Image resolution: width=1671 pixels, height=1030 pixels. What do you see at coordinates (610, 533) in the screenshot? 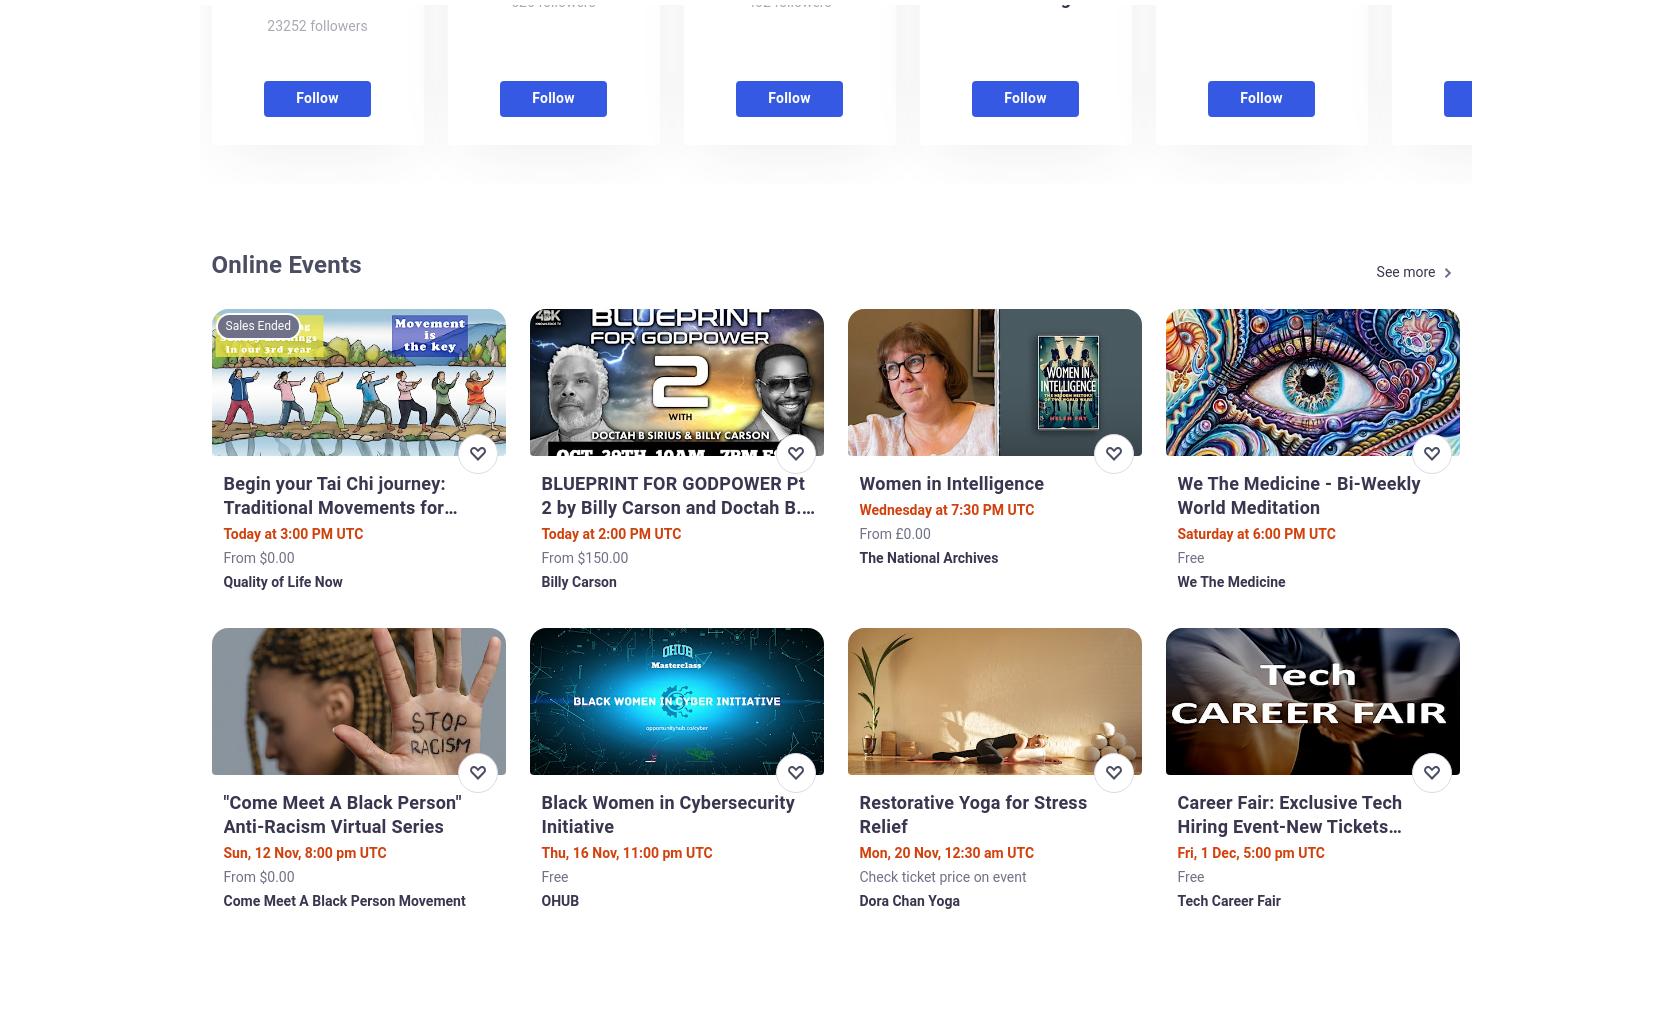
I see `'Today at 2:00 PM UTC'` at bounding box center [610, 533].